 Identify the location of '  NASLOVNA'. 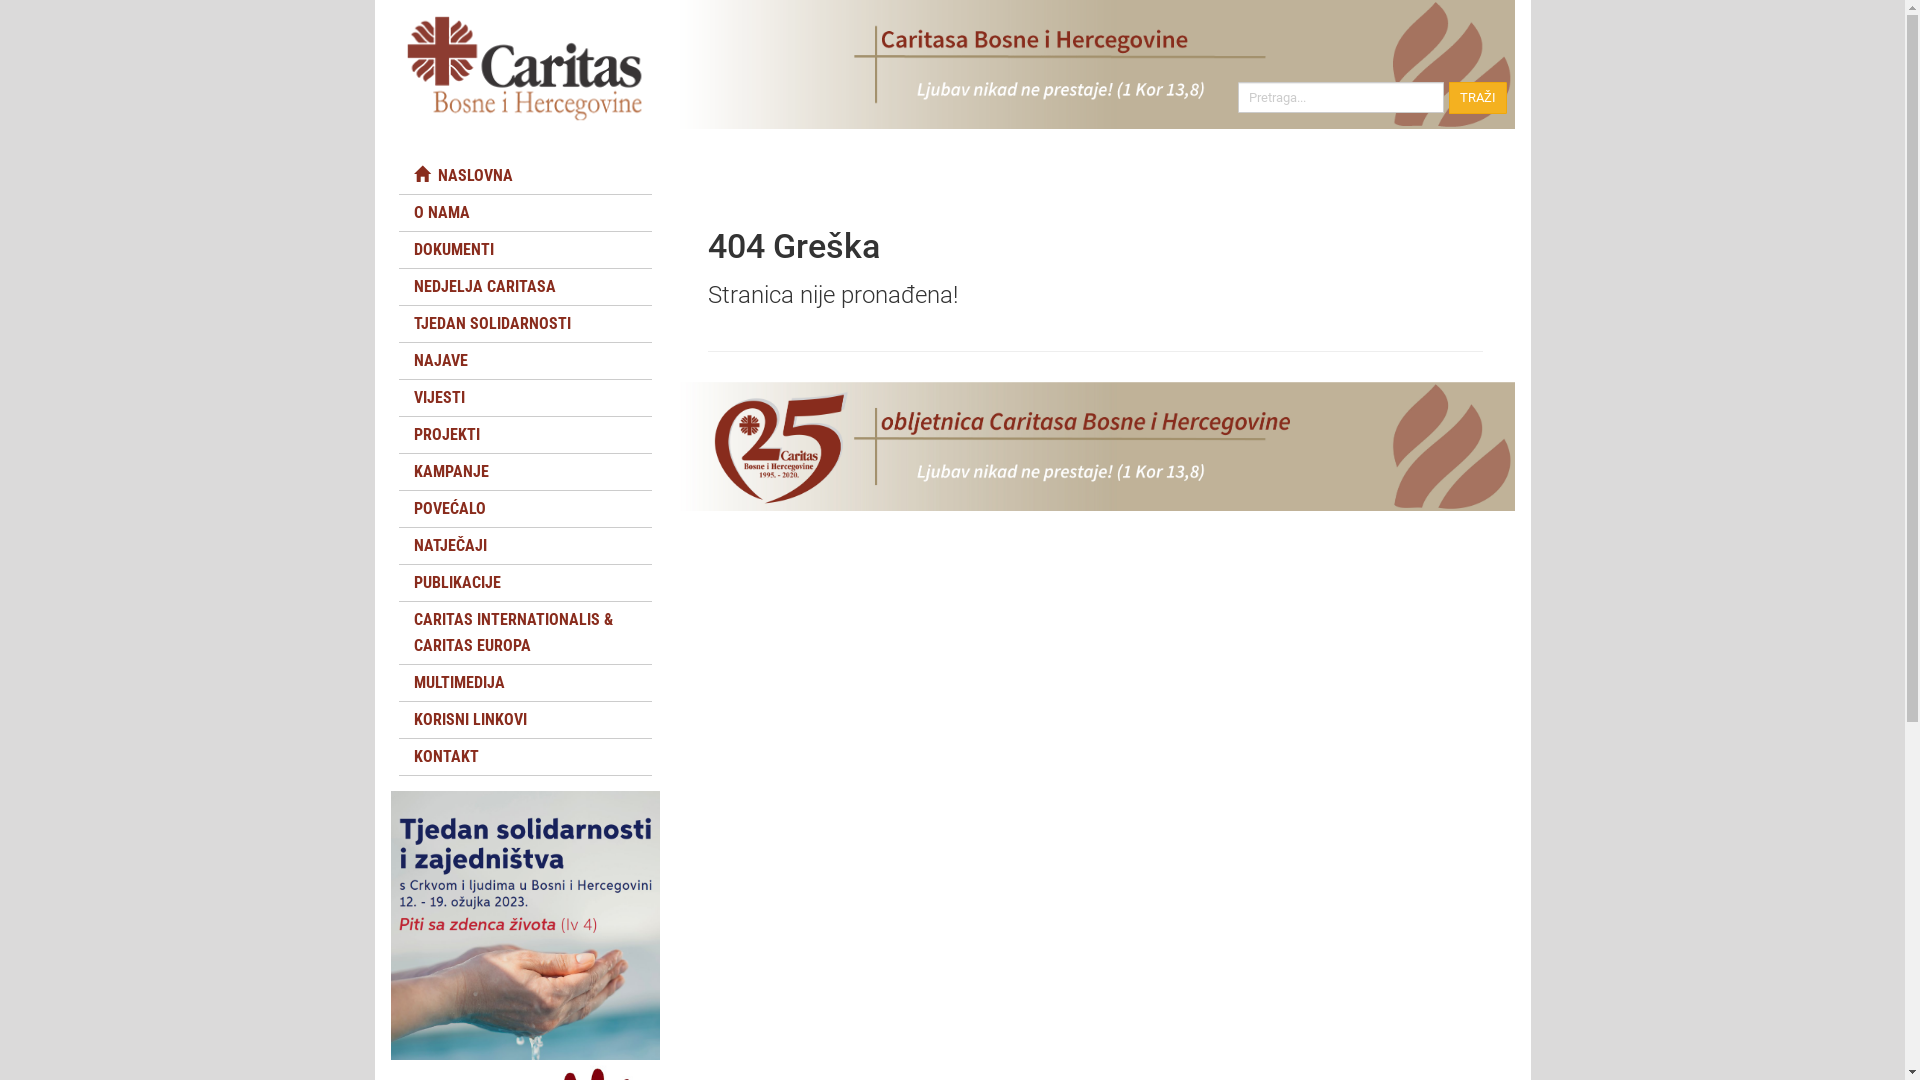
(524, 175).